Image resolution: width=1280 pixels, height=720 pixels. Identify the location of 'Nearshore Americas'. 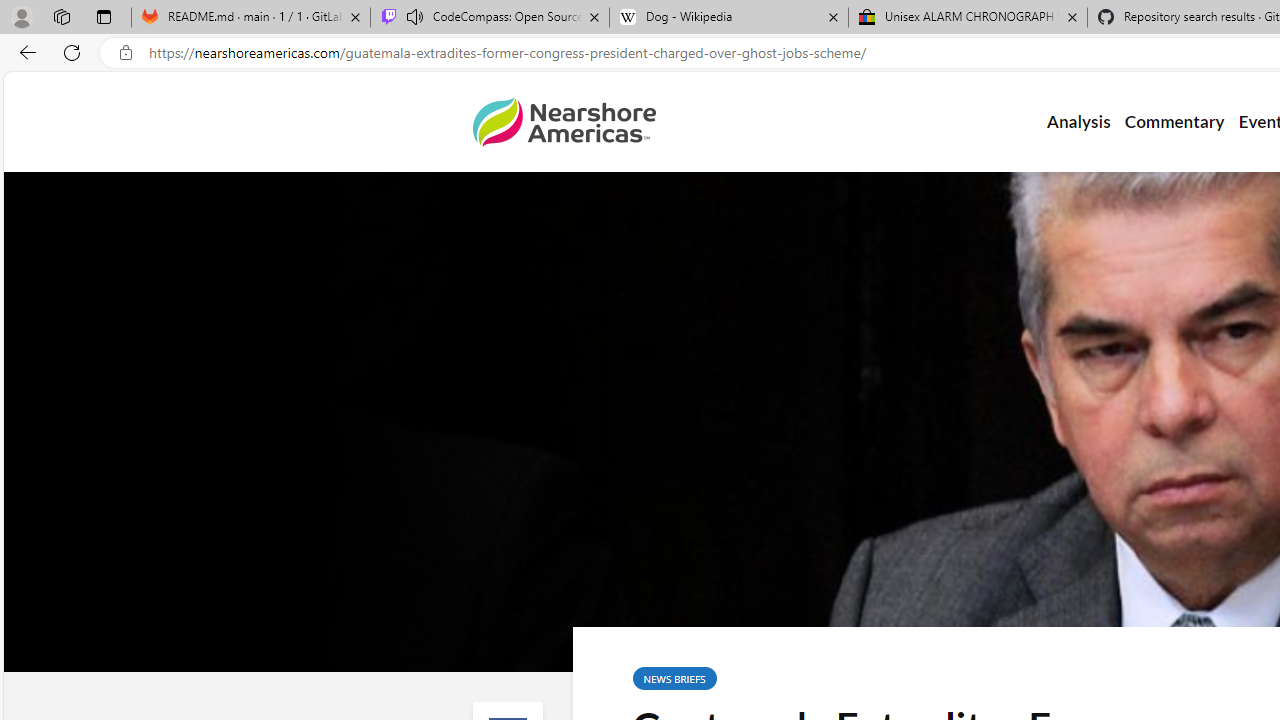
(562, 122).